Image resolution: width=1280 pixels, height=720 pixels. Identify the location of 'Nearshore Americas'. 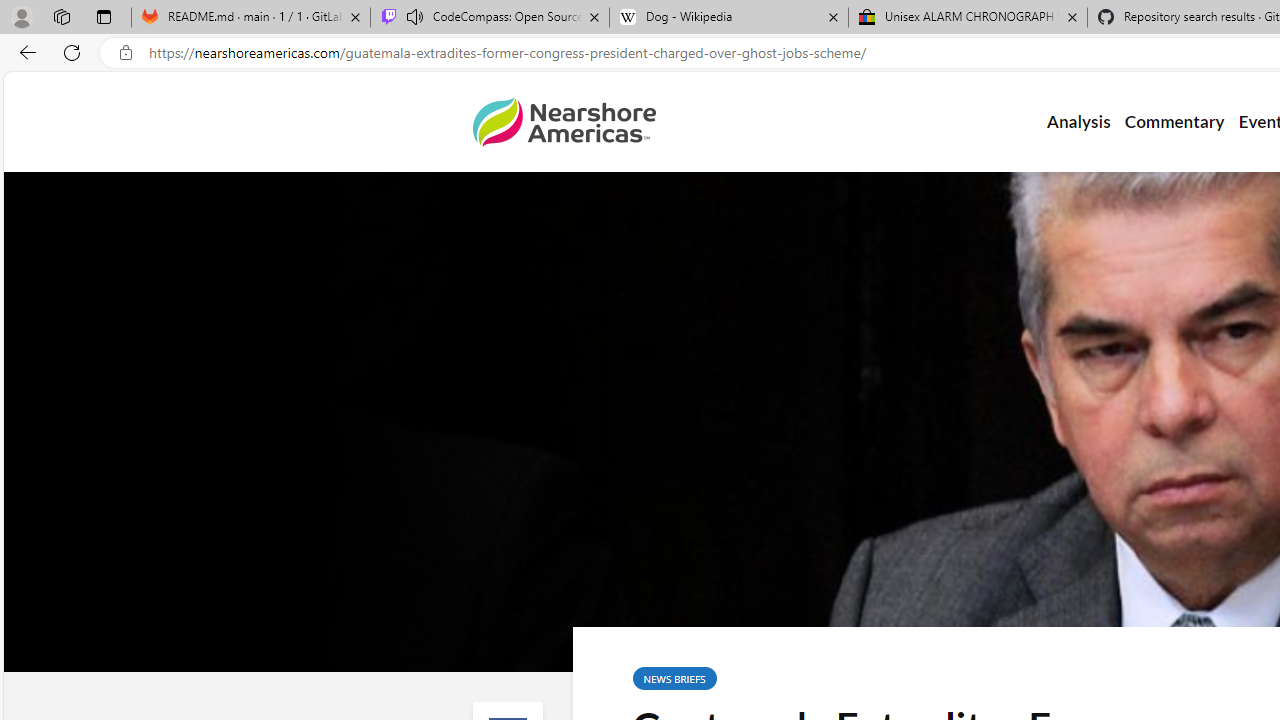
(562, 122).